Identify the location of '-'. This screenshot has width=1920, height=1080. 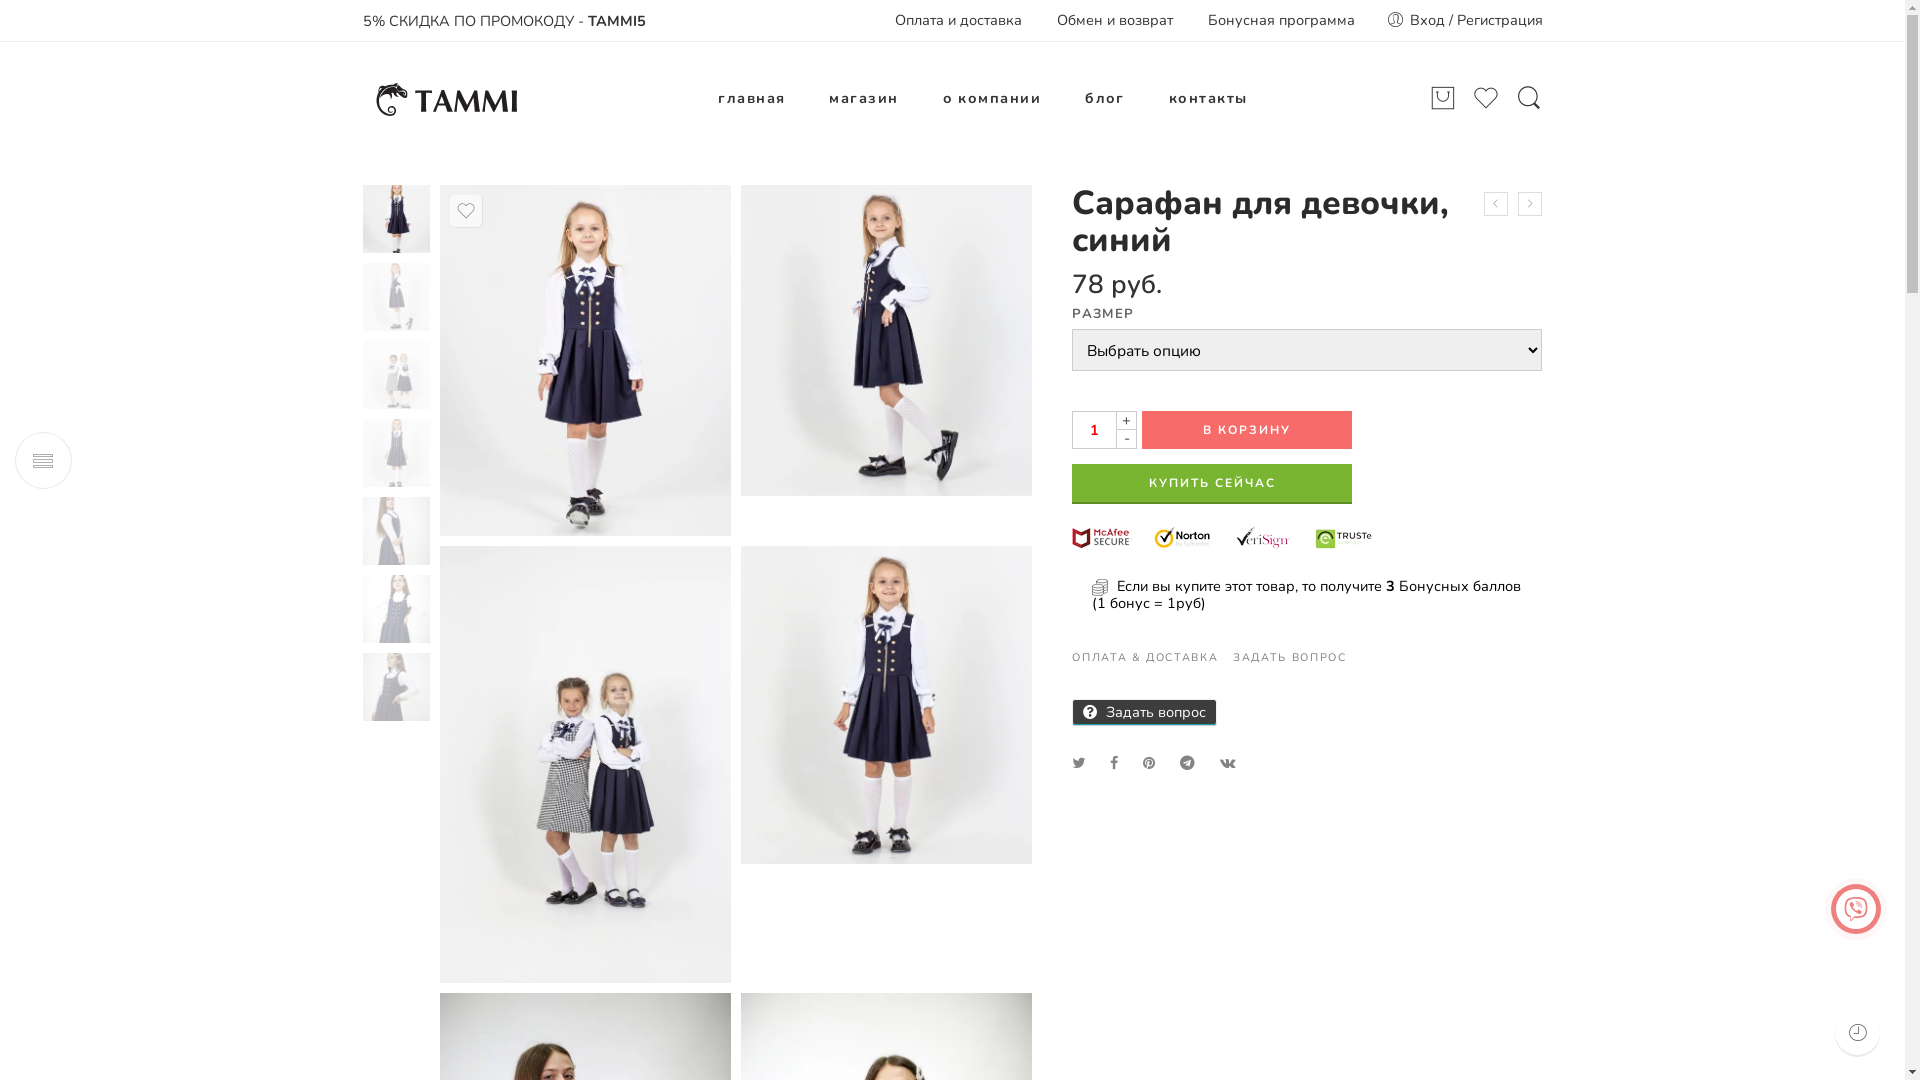
(1126, 438).